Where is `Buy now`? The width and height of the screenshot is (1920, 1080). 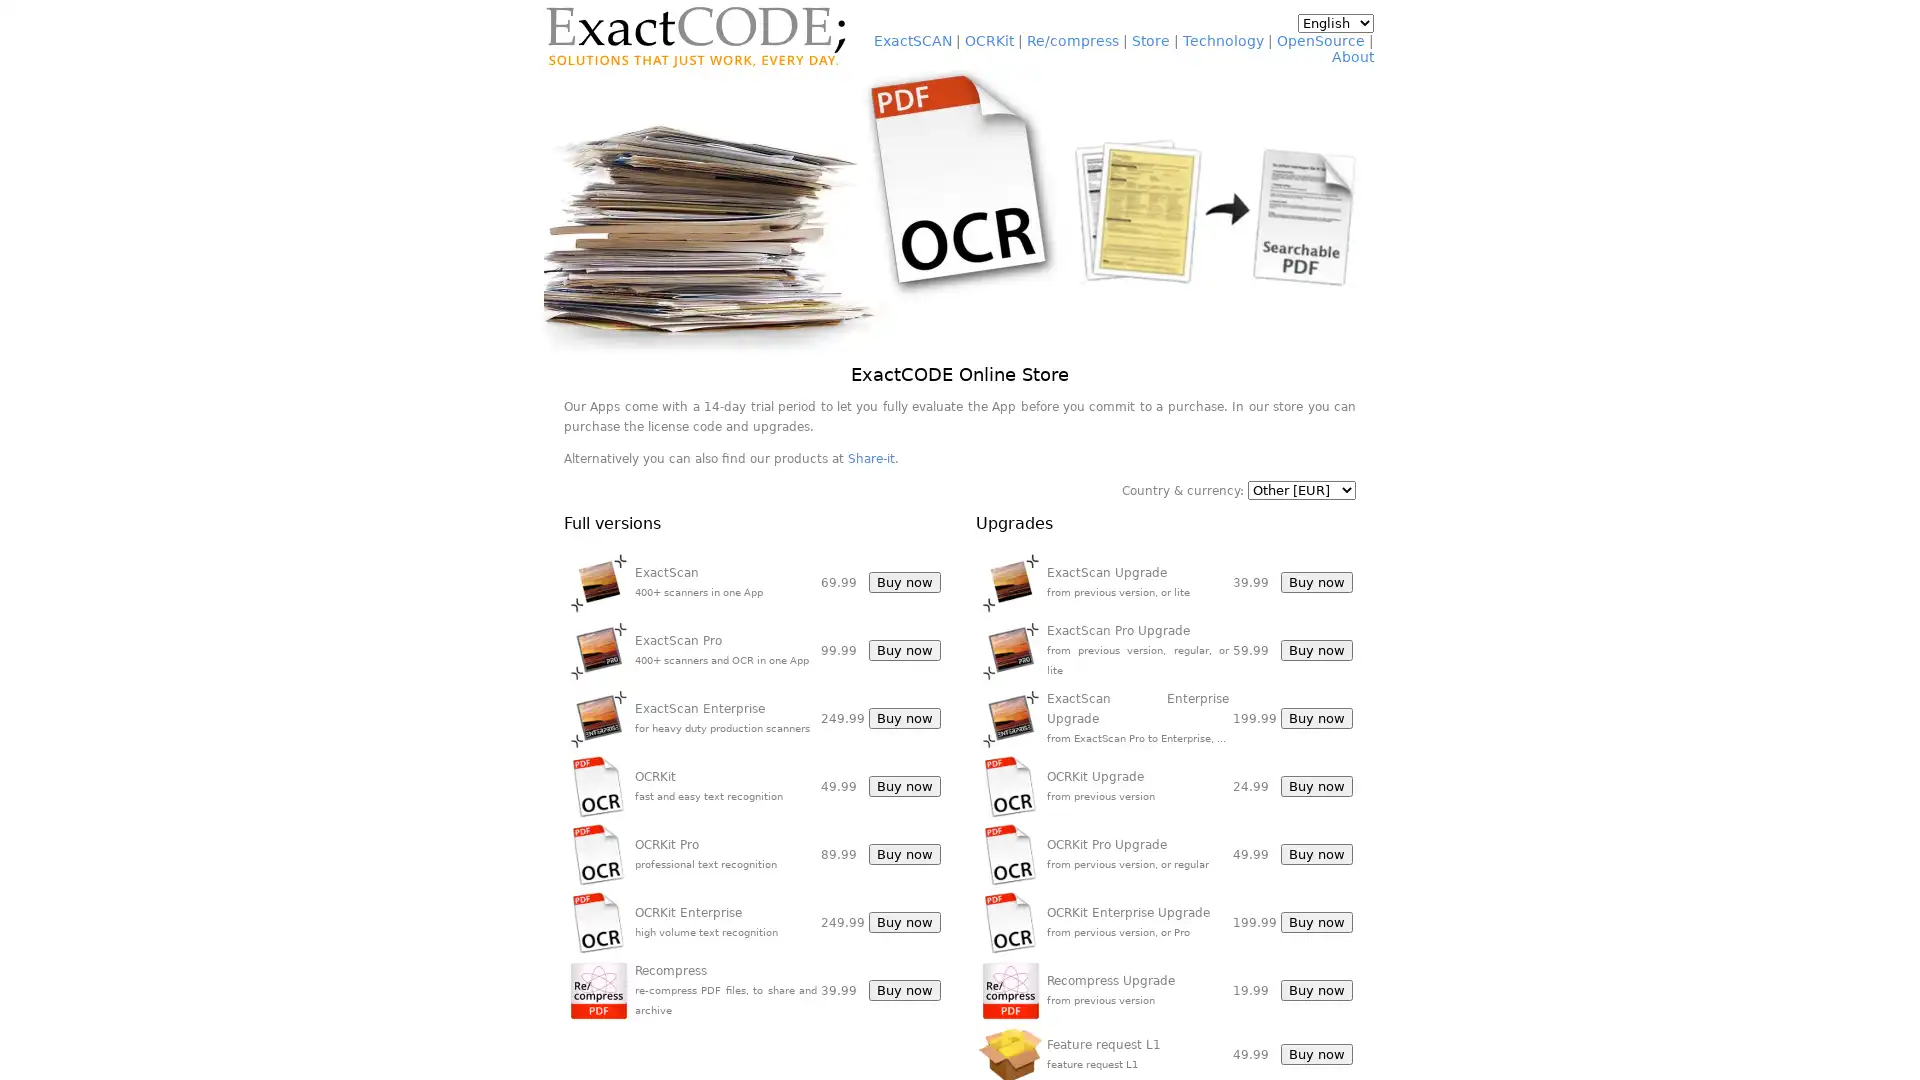 Buy now is located at coordinates (904, 717).